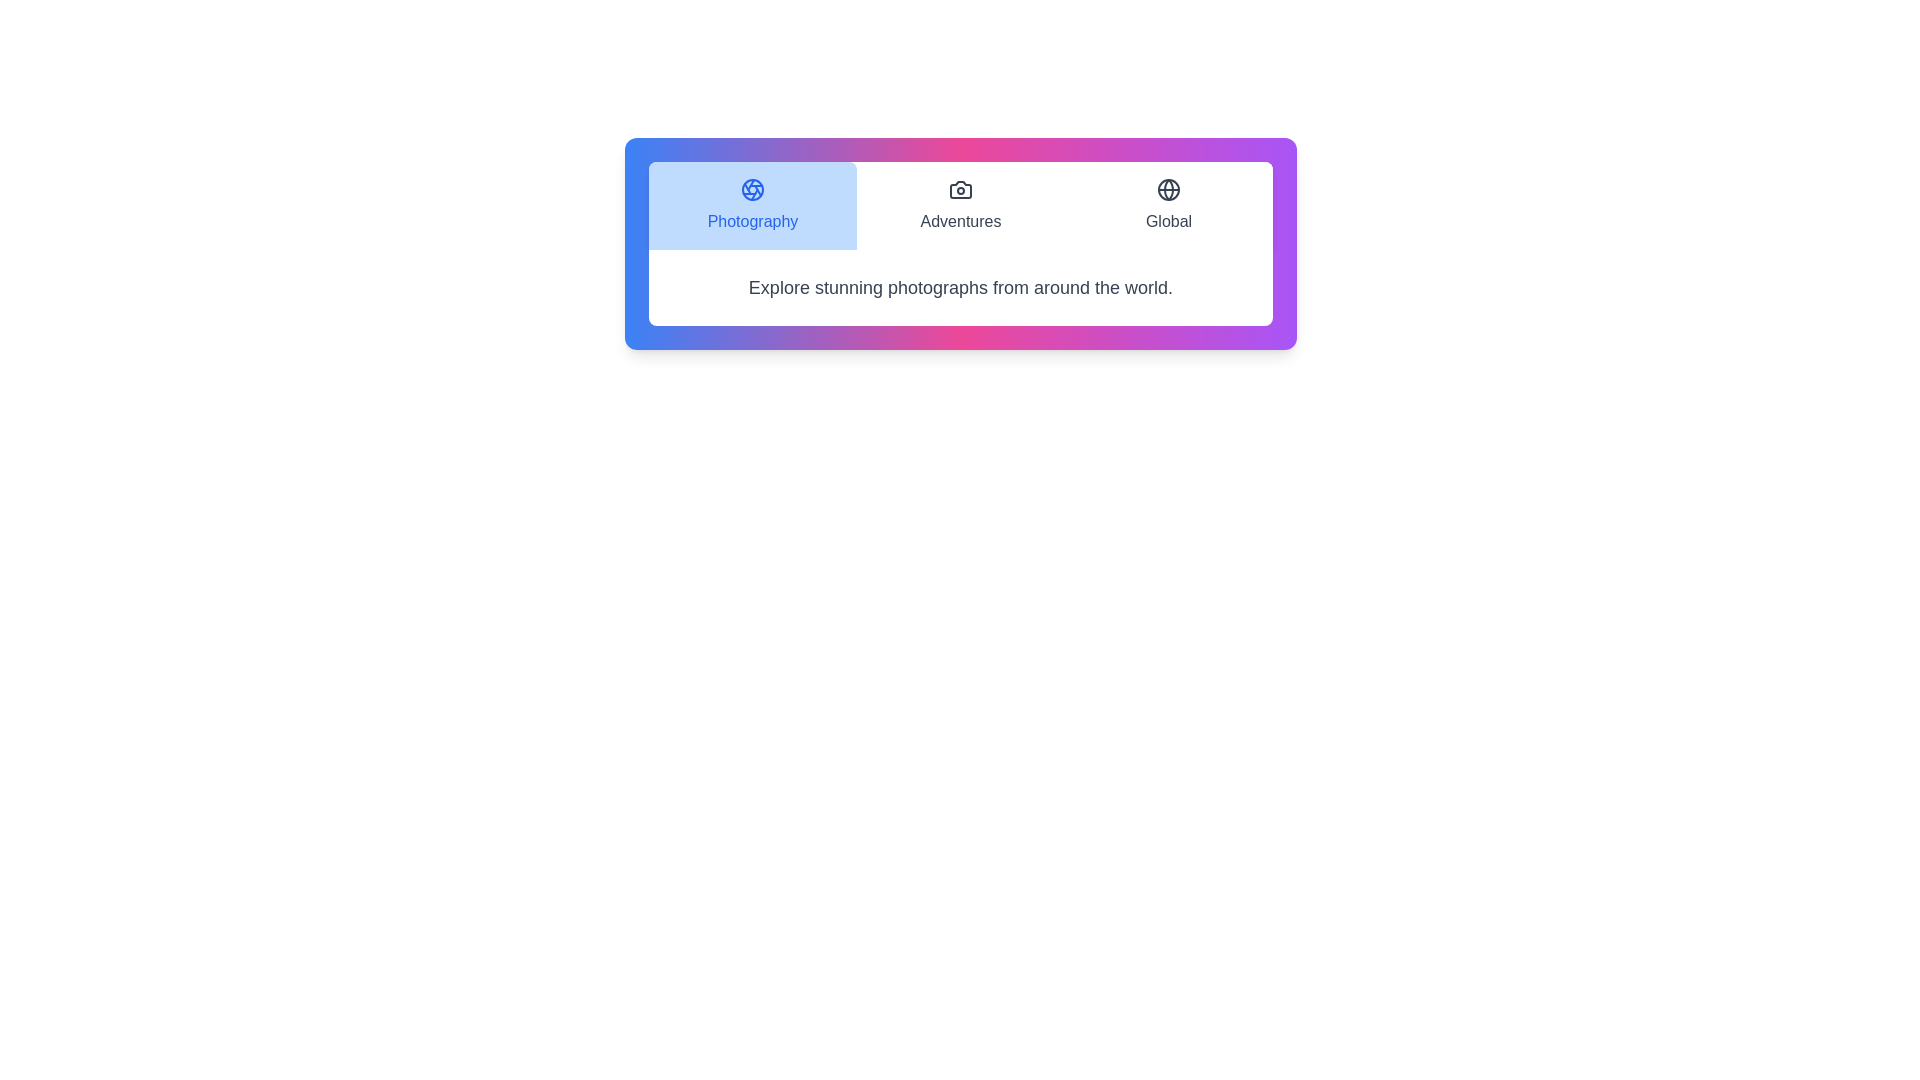 The height and width of the screenshot is (1080, 1920). What do you see at coordinates (746, 189) in the screenshot?
I see `the fifth diagonal line of the aperture-like icon, which is part of a larger SVG graphical component, positioned towards the lower left part of the arrangement` at bounding box center [746, 189].